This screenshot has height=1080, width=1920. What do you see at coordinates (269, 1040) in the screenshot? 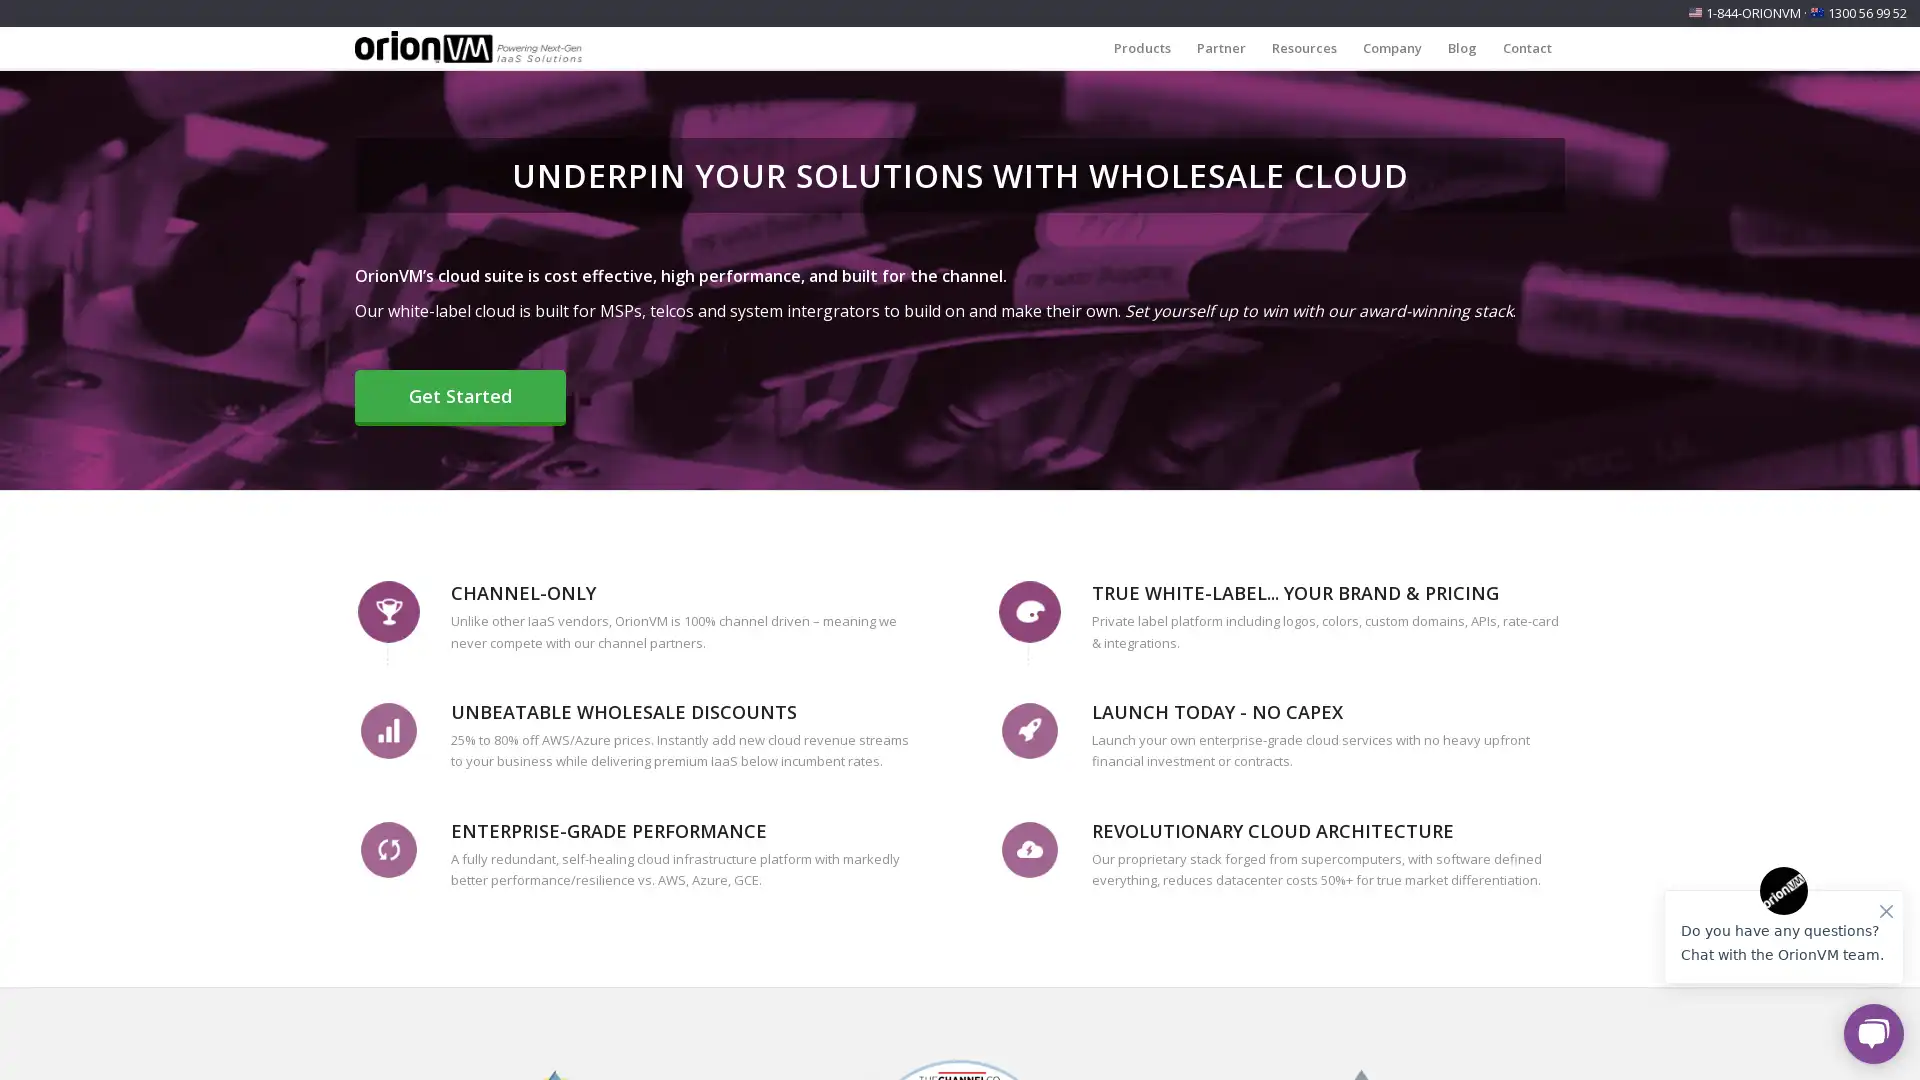
I see `Contact Us` at bounding box center [269, 1040].